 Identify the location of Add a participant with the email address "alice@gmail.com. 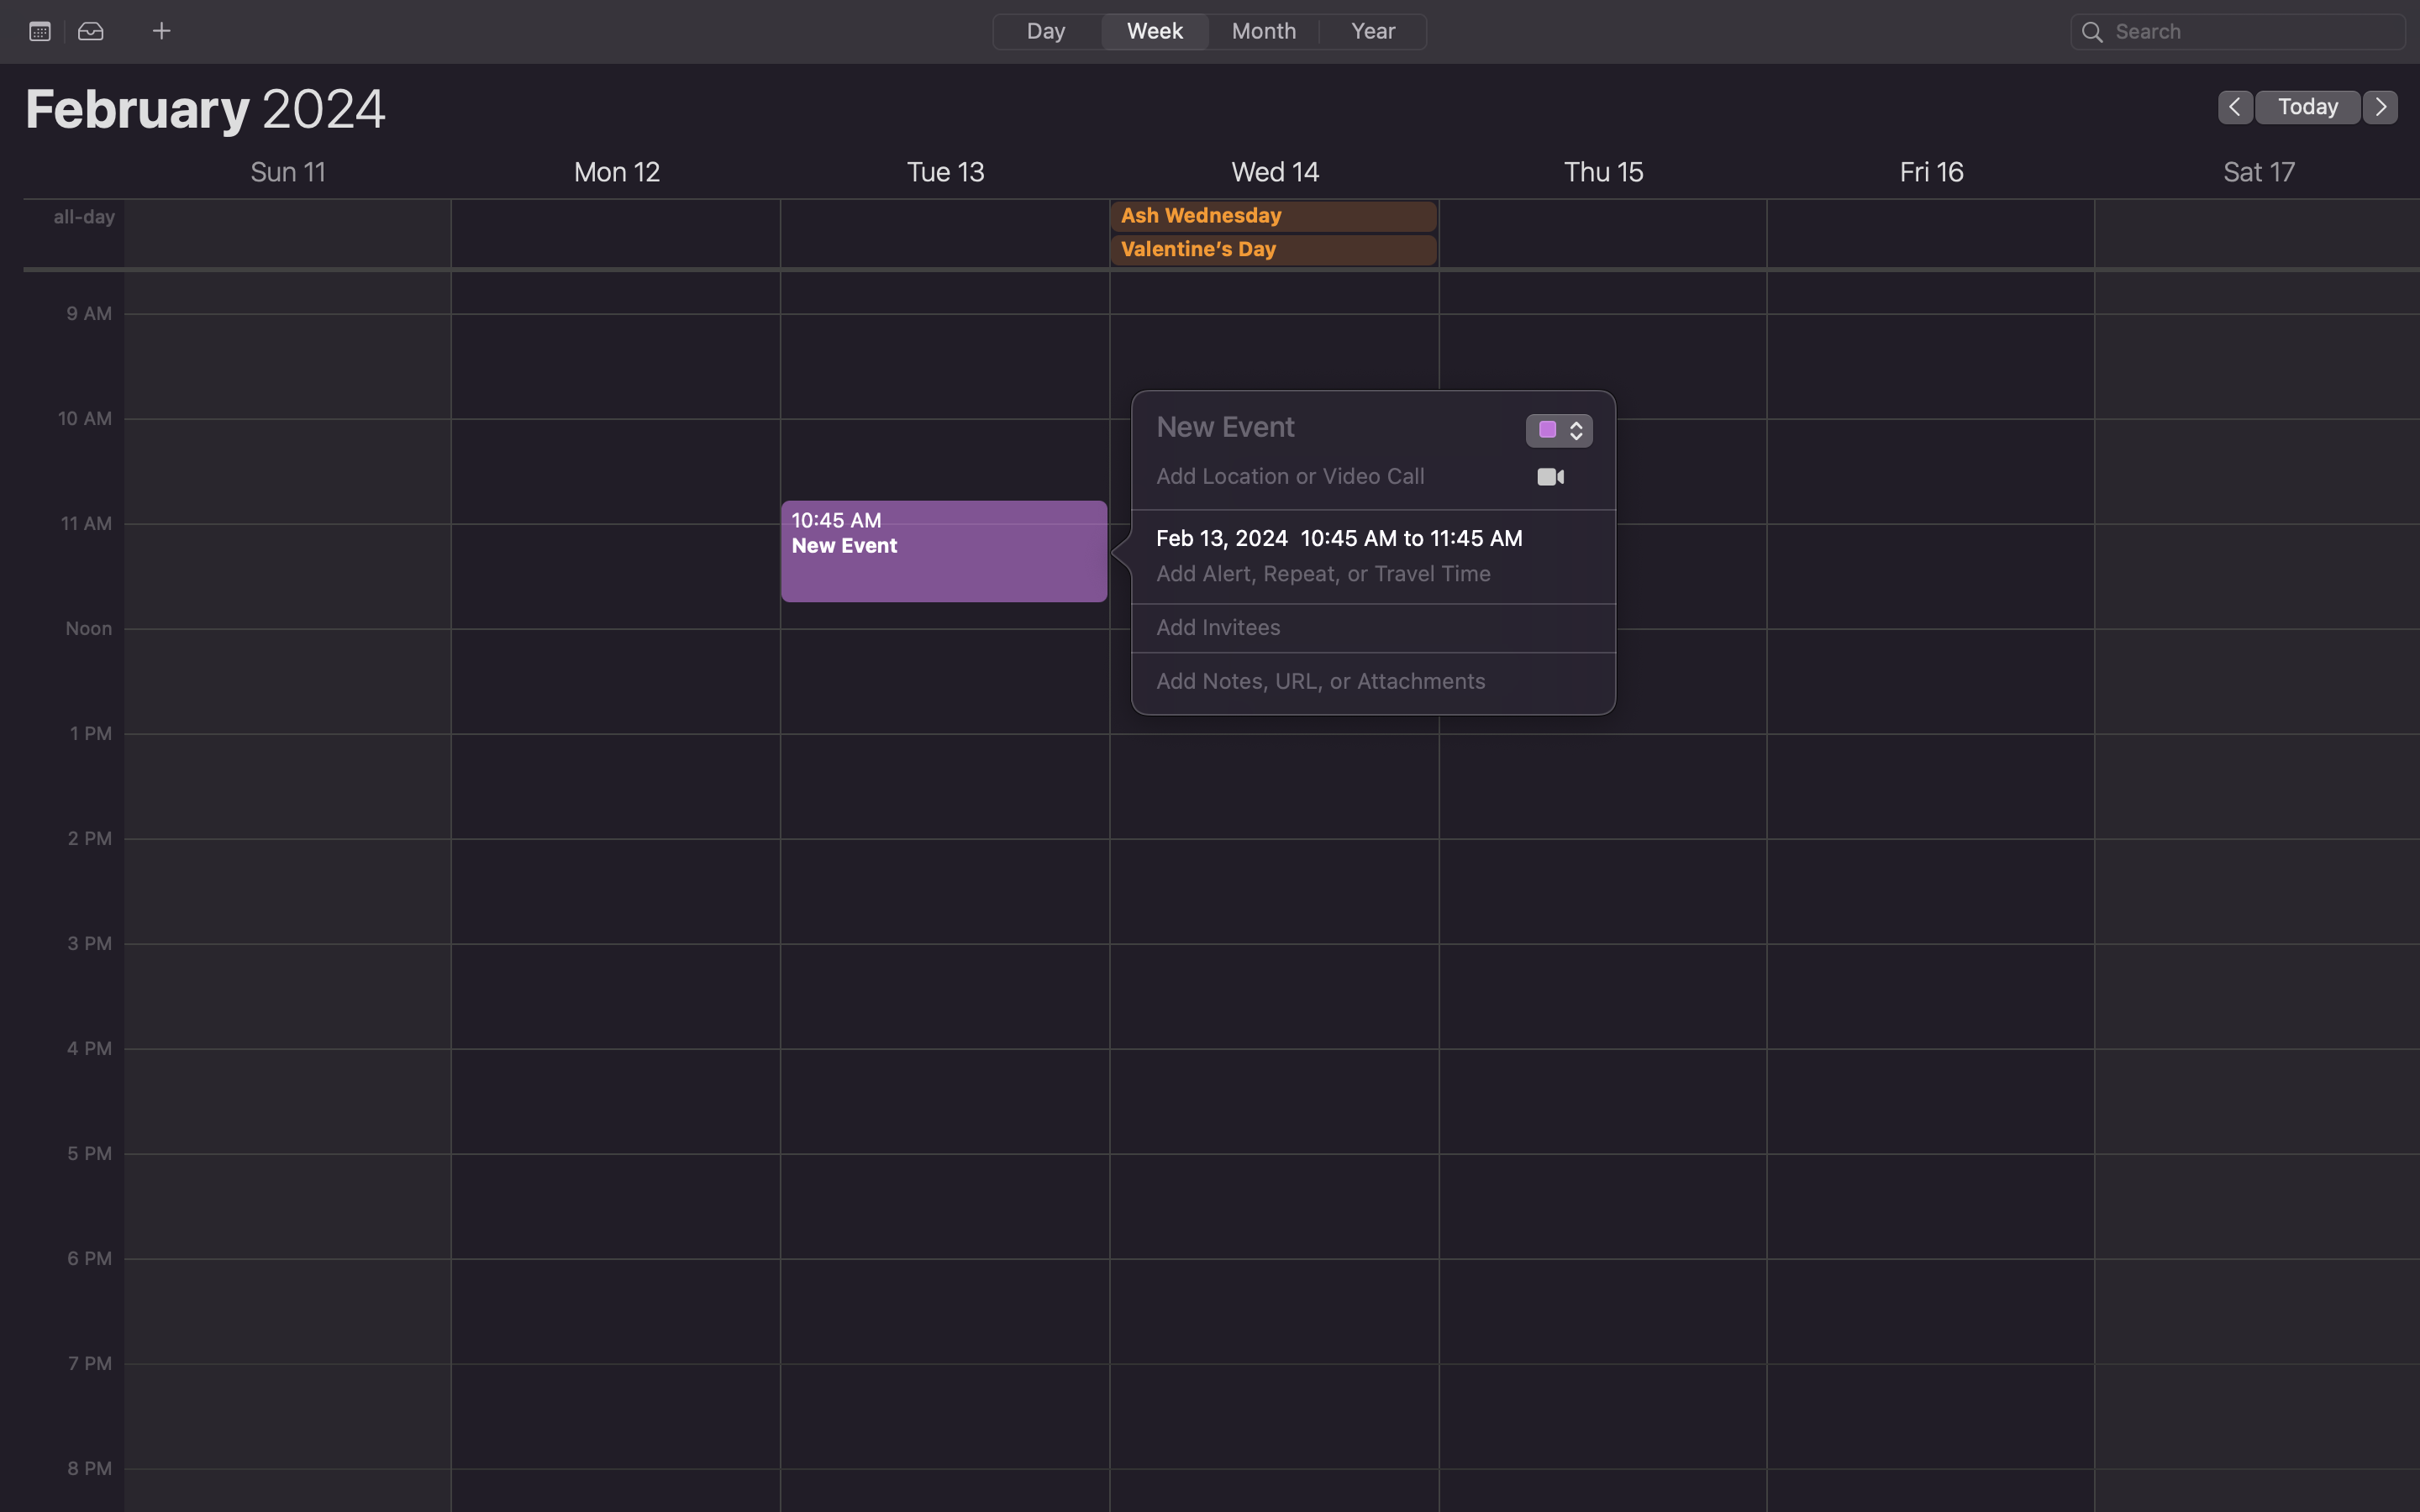
(1351, 628).